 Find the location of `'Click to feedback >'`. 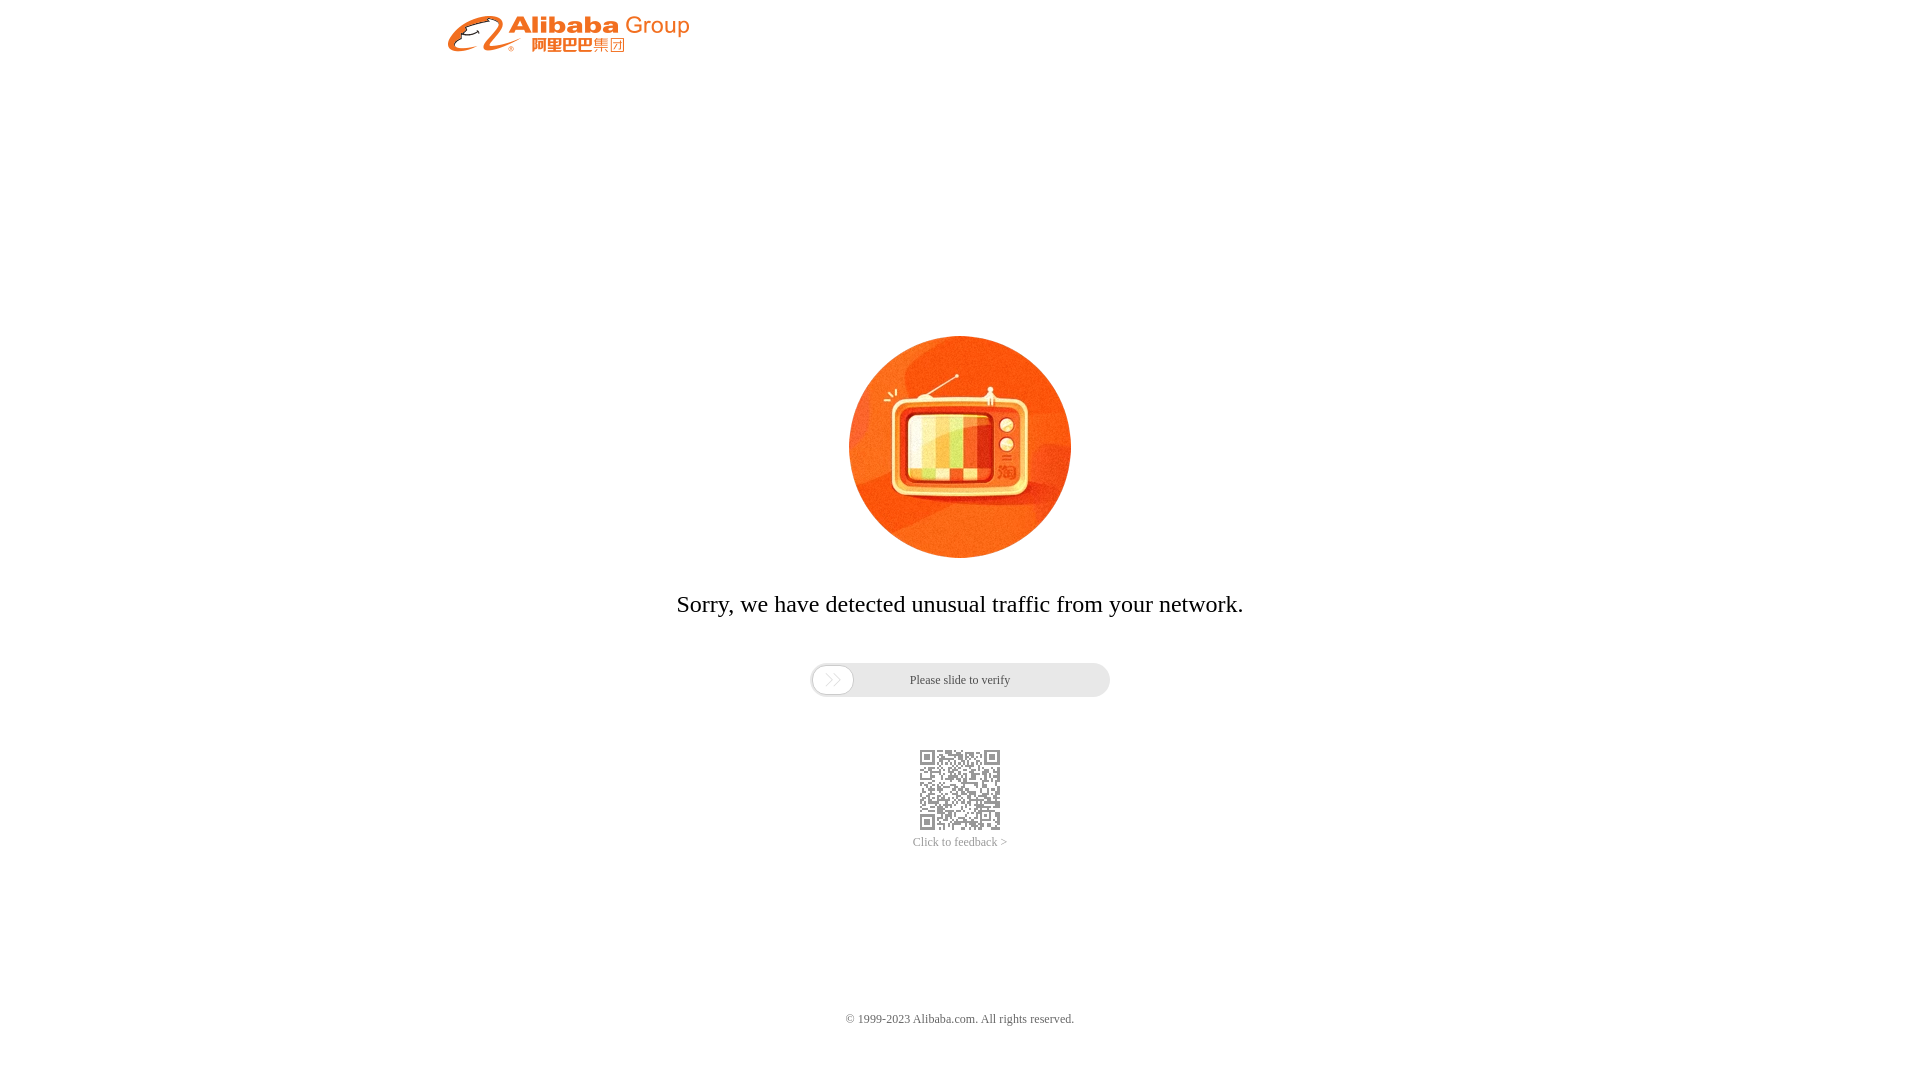

'Click to feedback >' is located at coordinates (960, 842).